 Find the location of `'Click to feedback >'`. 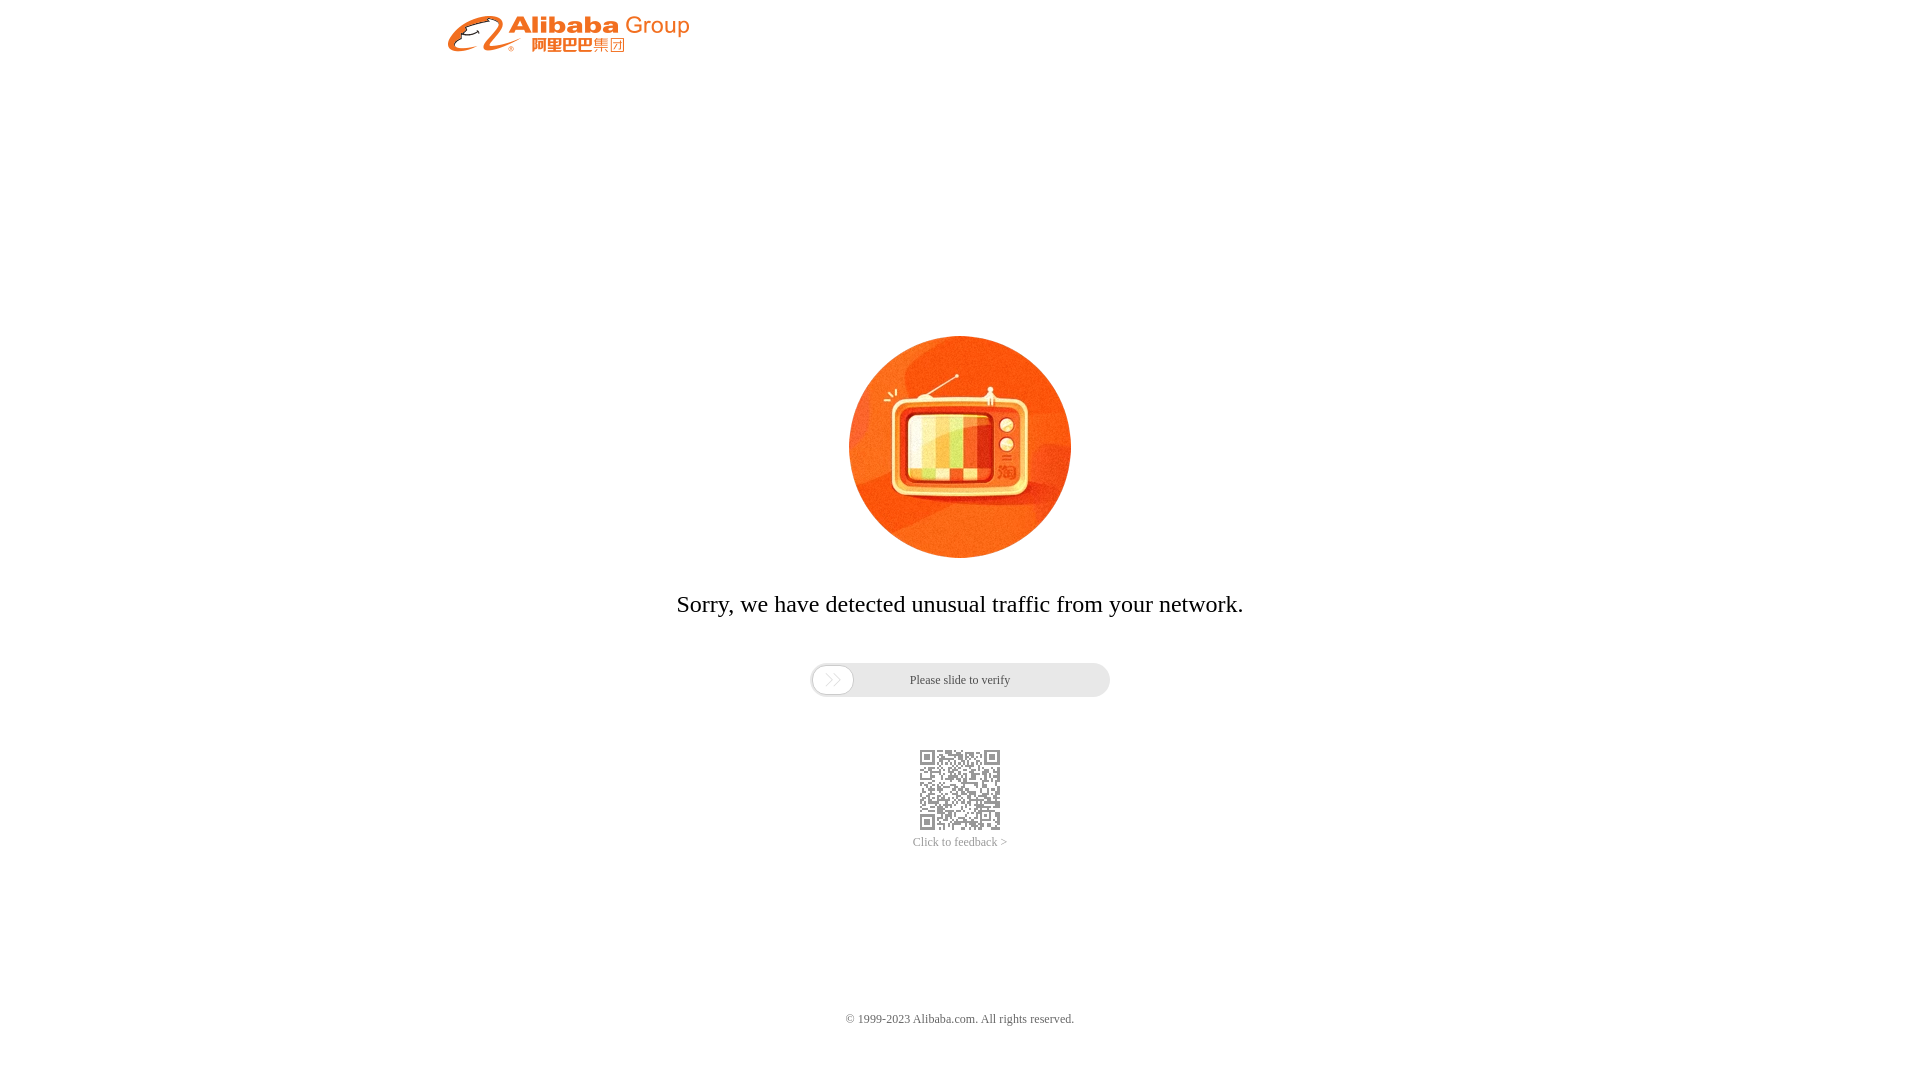

'Click to feedback >' is located at coordinates (960, 842).